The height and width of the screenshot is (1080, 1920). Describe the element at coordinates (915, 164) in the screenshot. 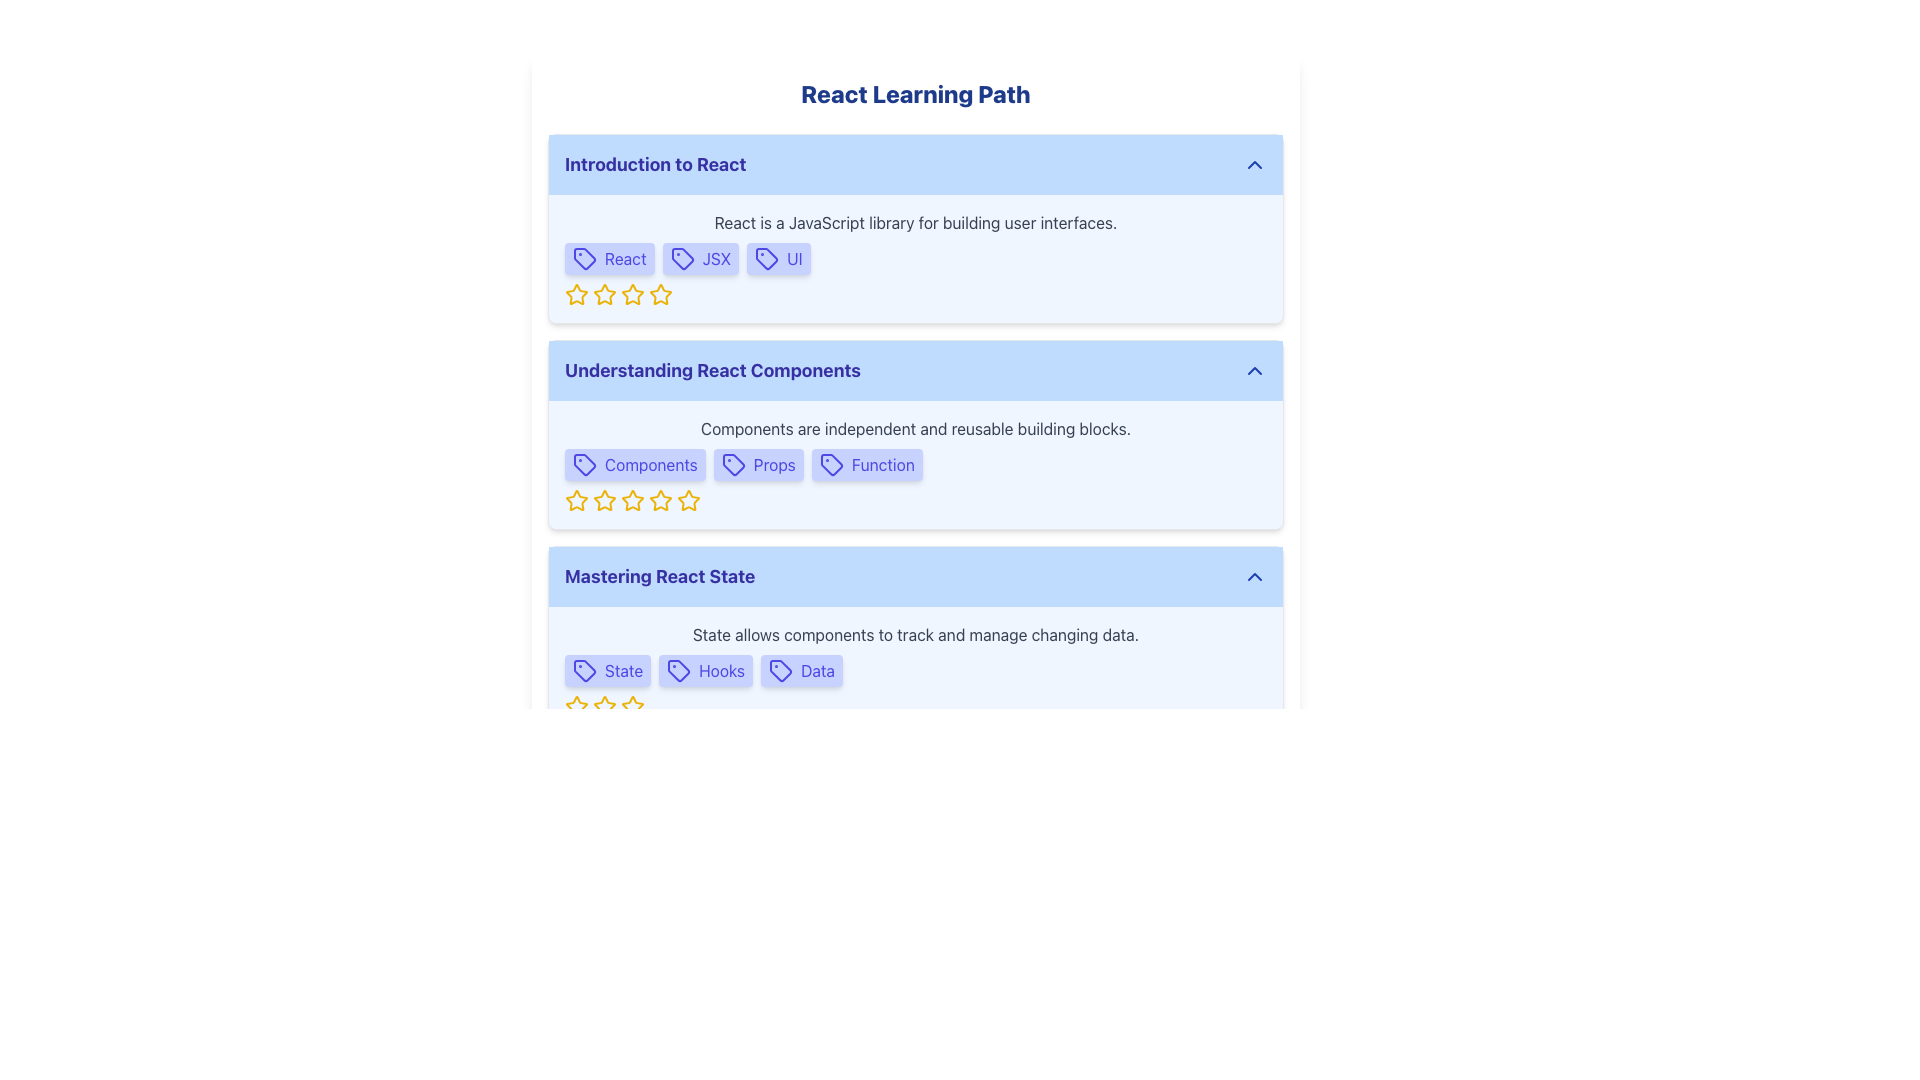

I see `the 'Introduction to React' collapsible header for navigation by moving the cursor over it` at that location.